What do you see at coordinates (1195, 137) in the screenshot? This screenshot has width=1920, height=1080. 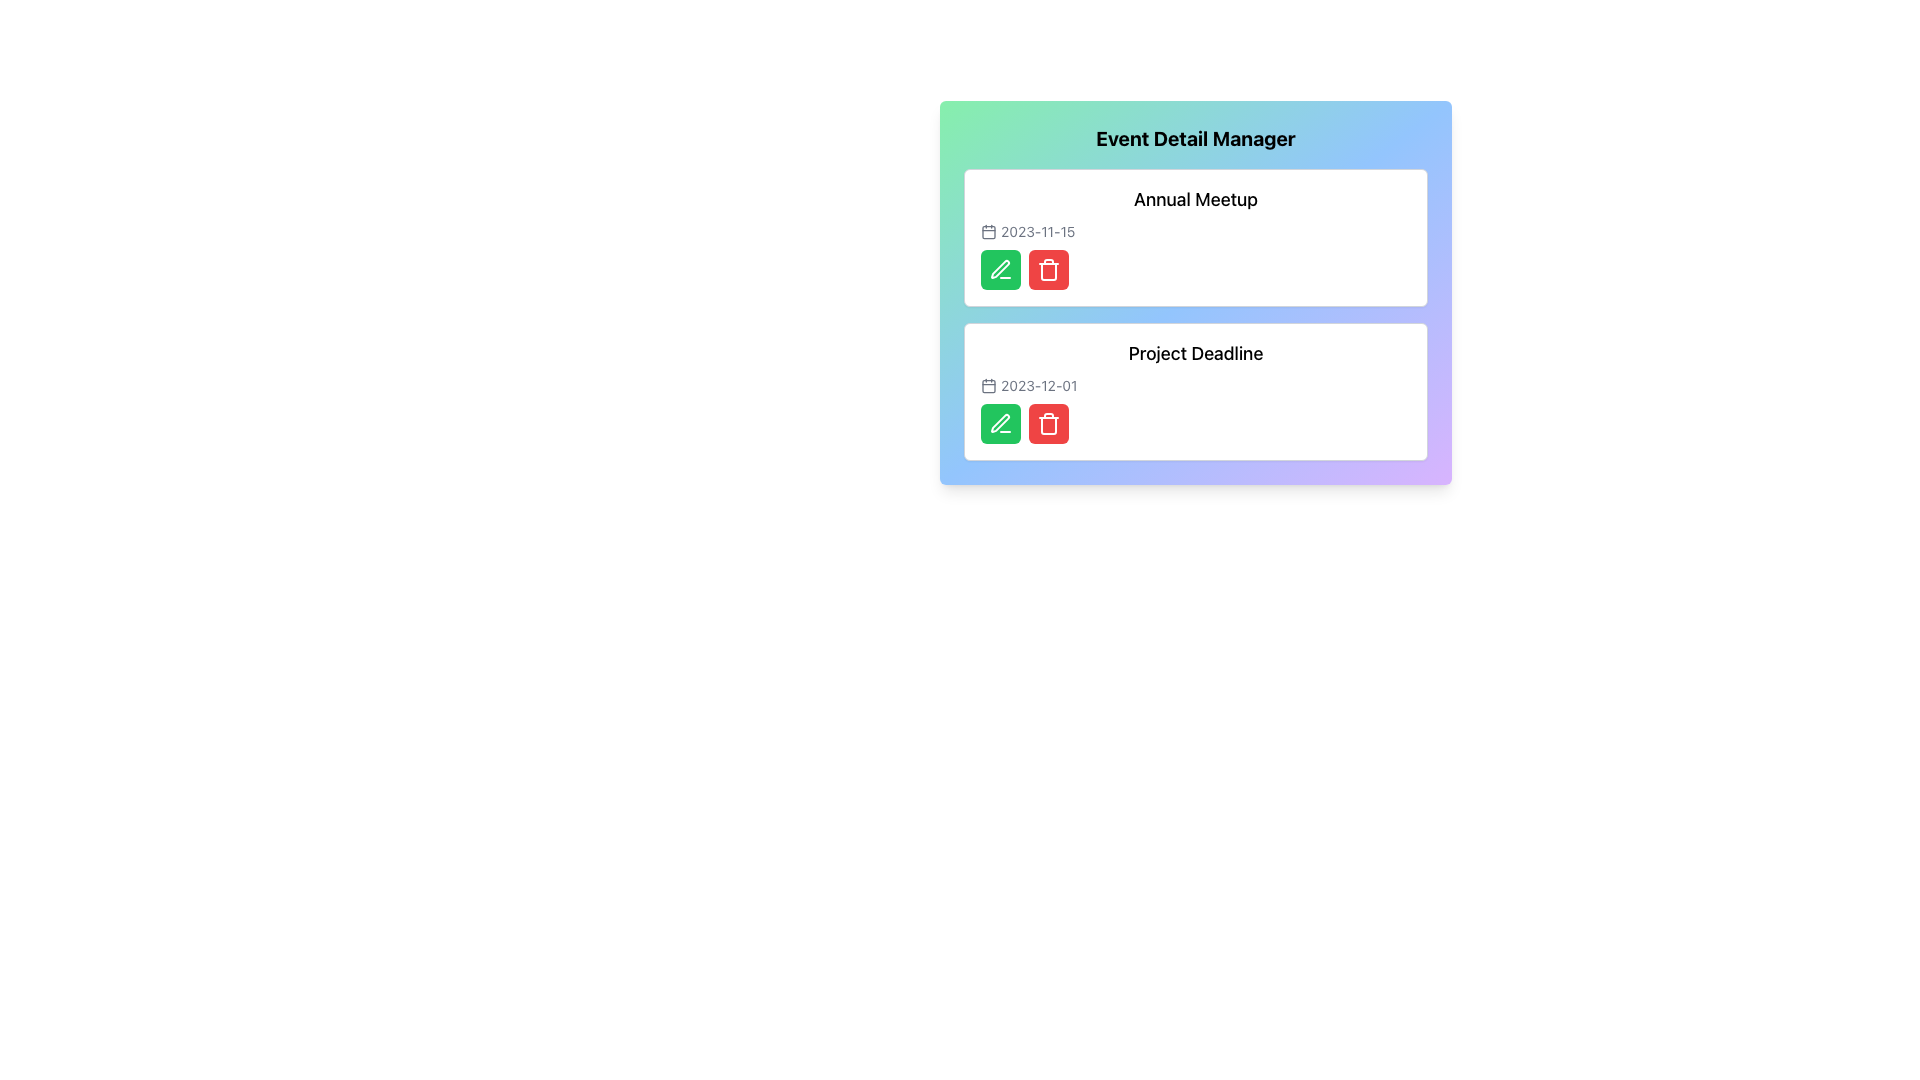 I see `the header text label indicating the primary content of the section for managing event details to potentially reveal tooltips` at bounding box center [1195, 137].